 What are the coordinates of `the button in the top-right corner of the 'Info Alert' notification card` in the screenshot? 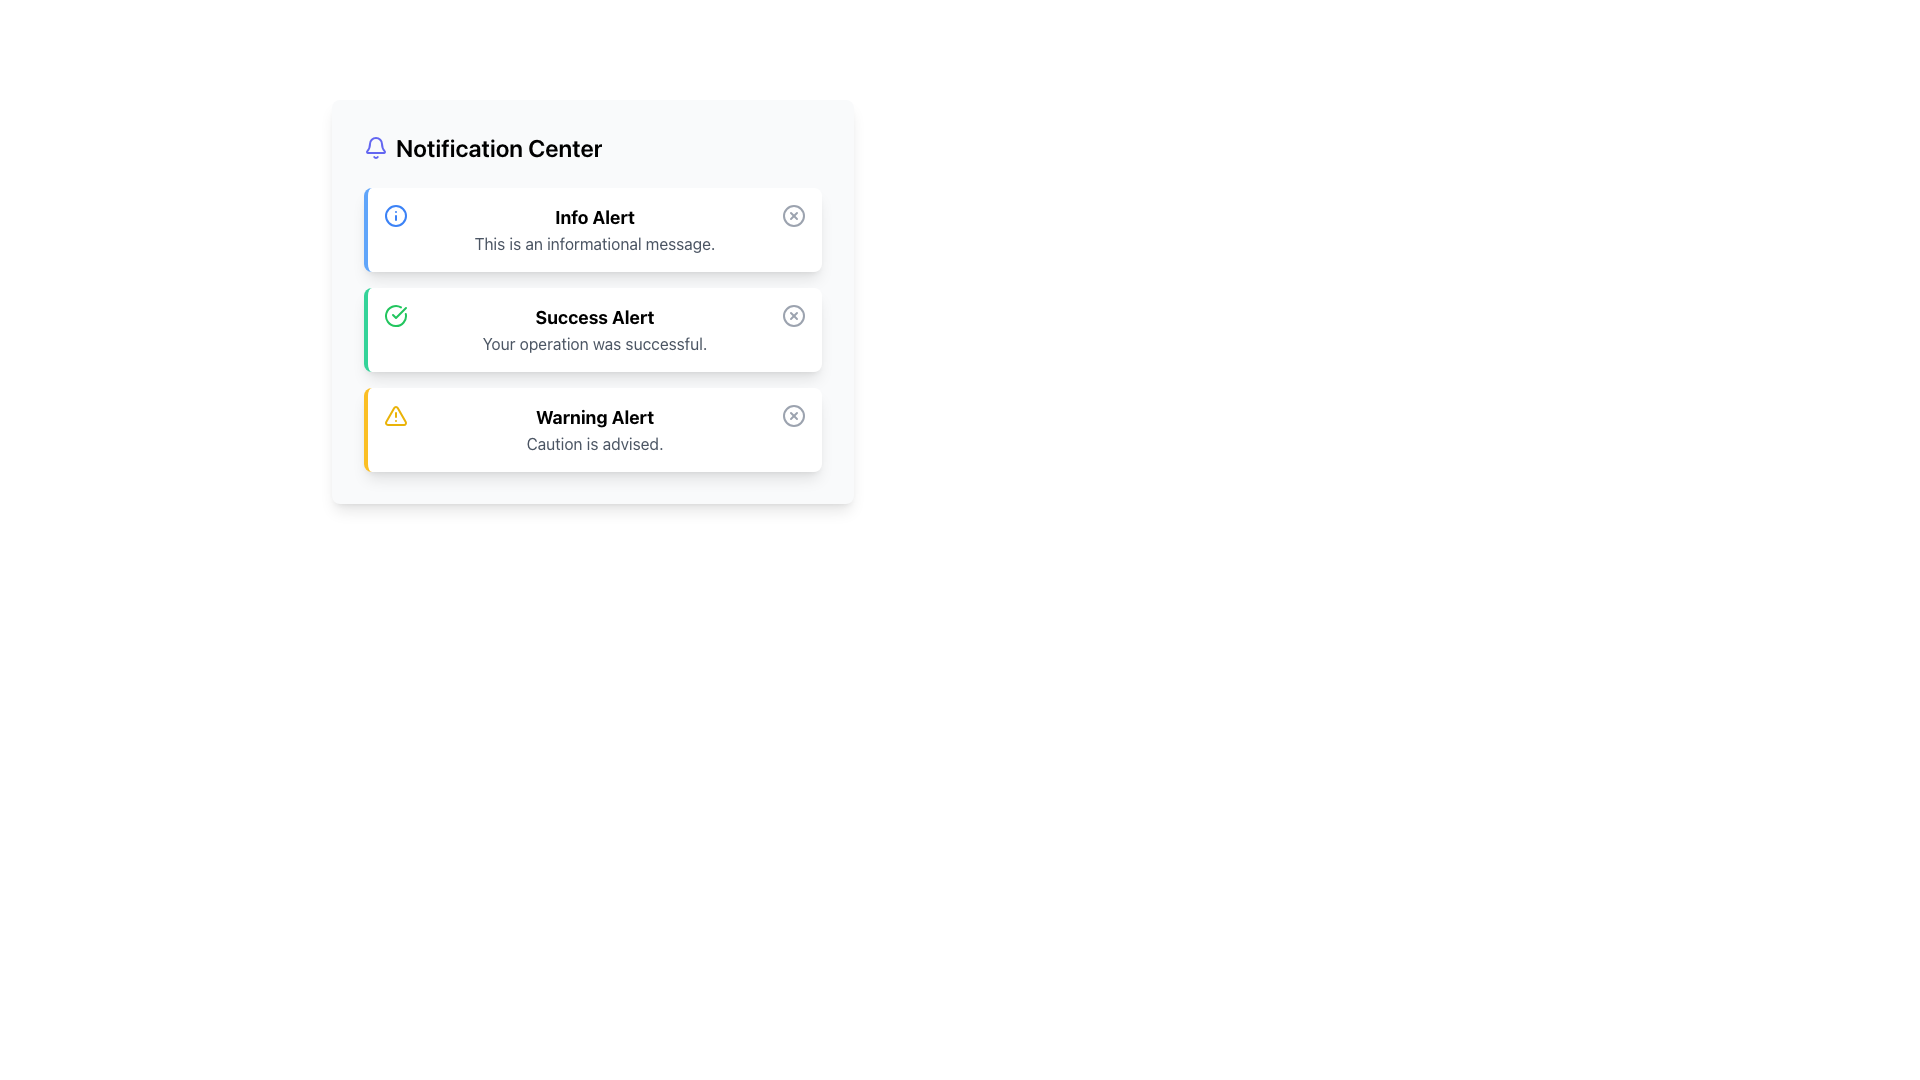 It's located at (792, 216).